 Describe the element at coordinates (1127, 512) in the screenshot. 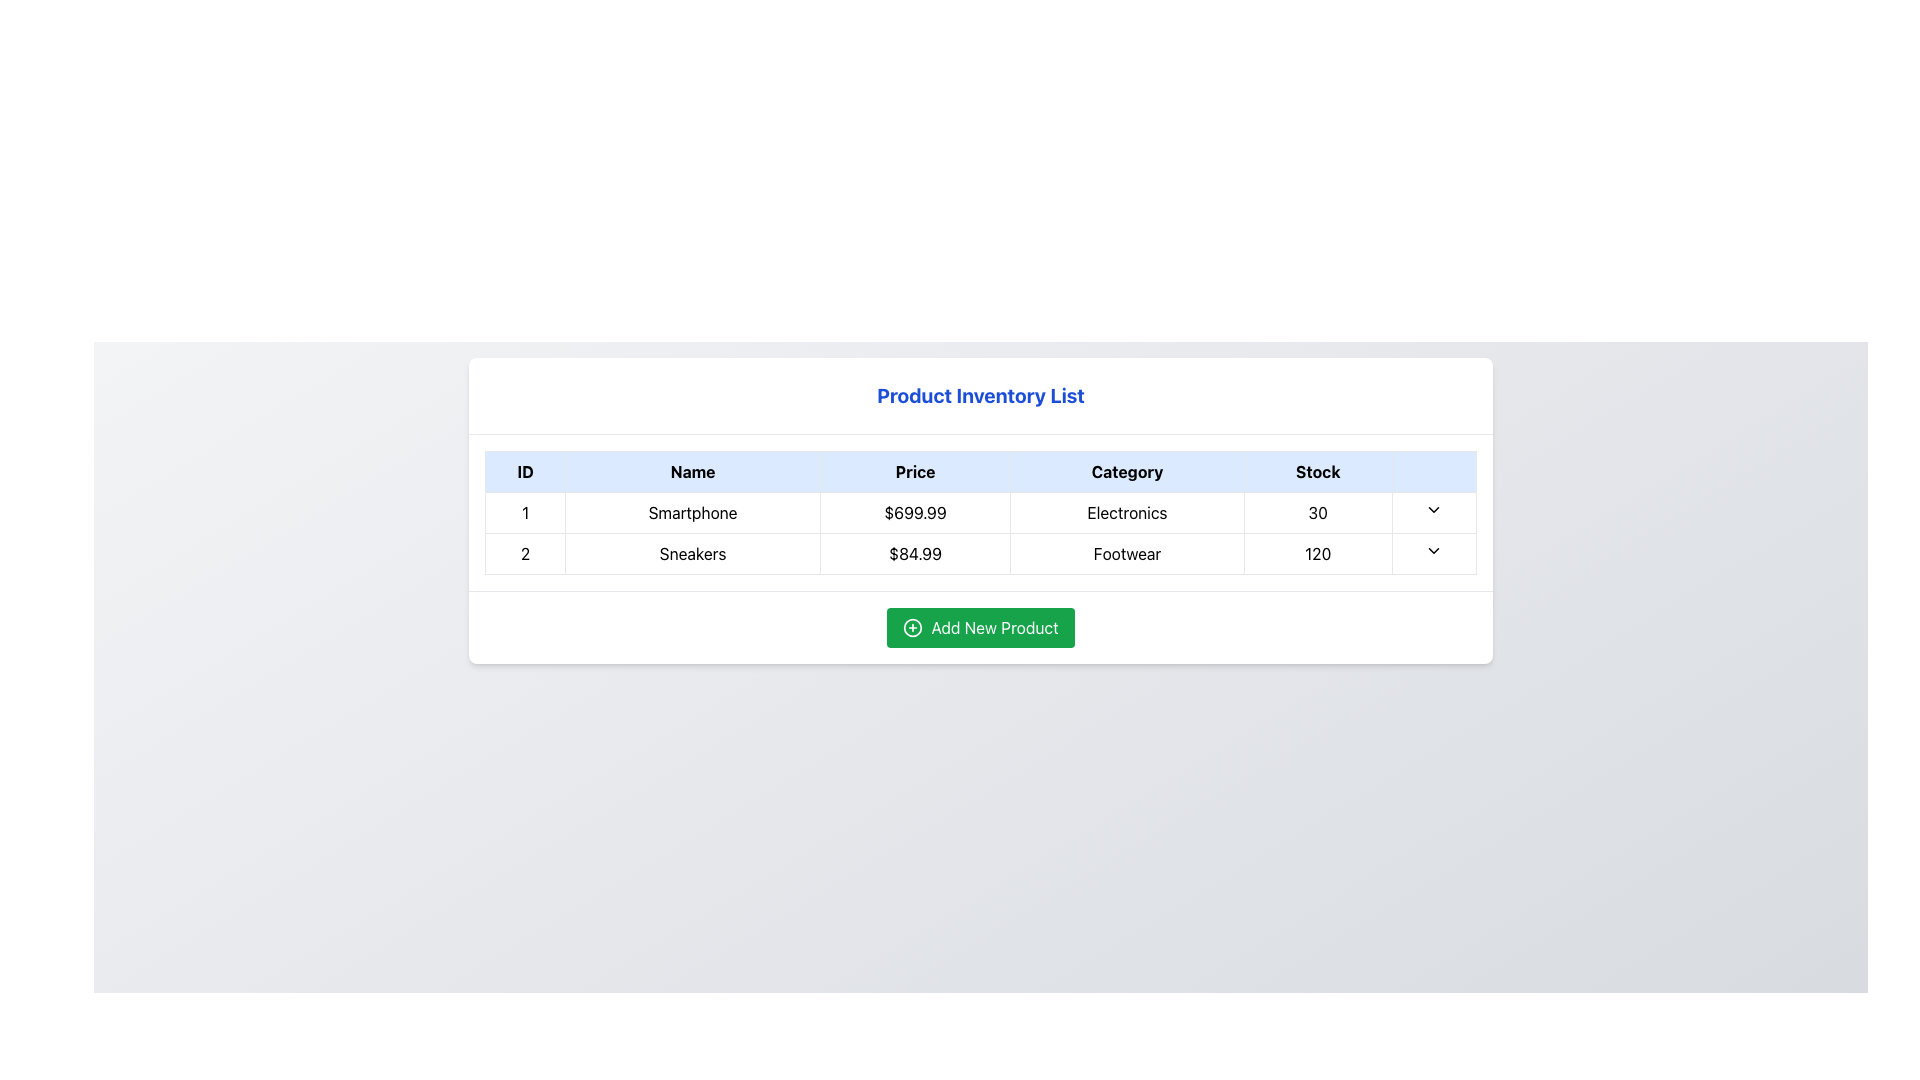

I see `the text element located in the fourth cell of the first row of the product inventory table` at that location.